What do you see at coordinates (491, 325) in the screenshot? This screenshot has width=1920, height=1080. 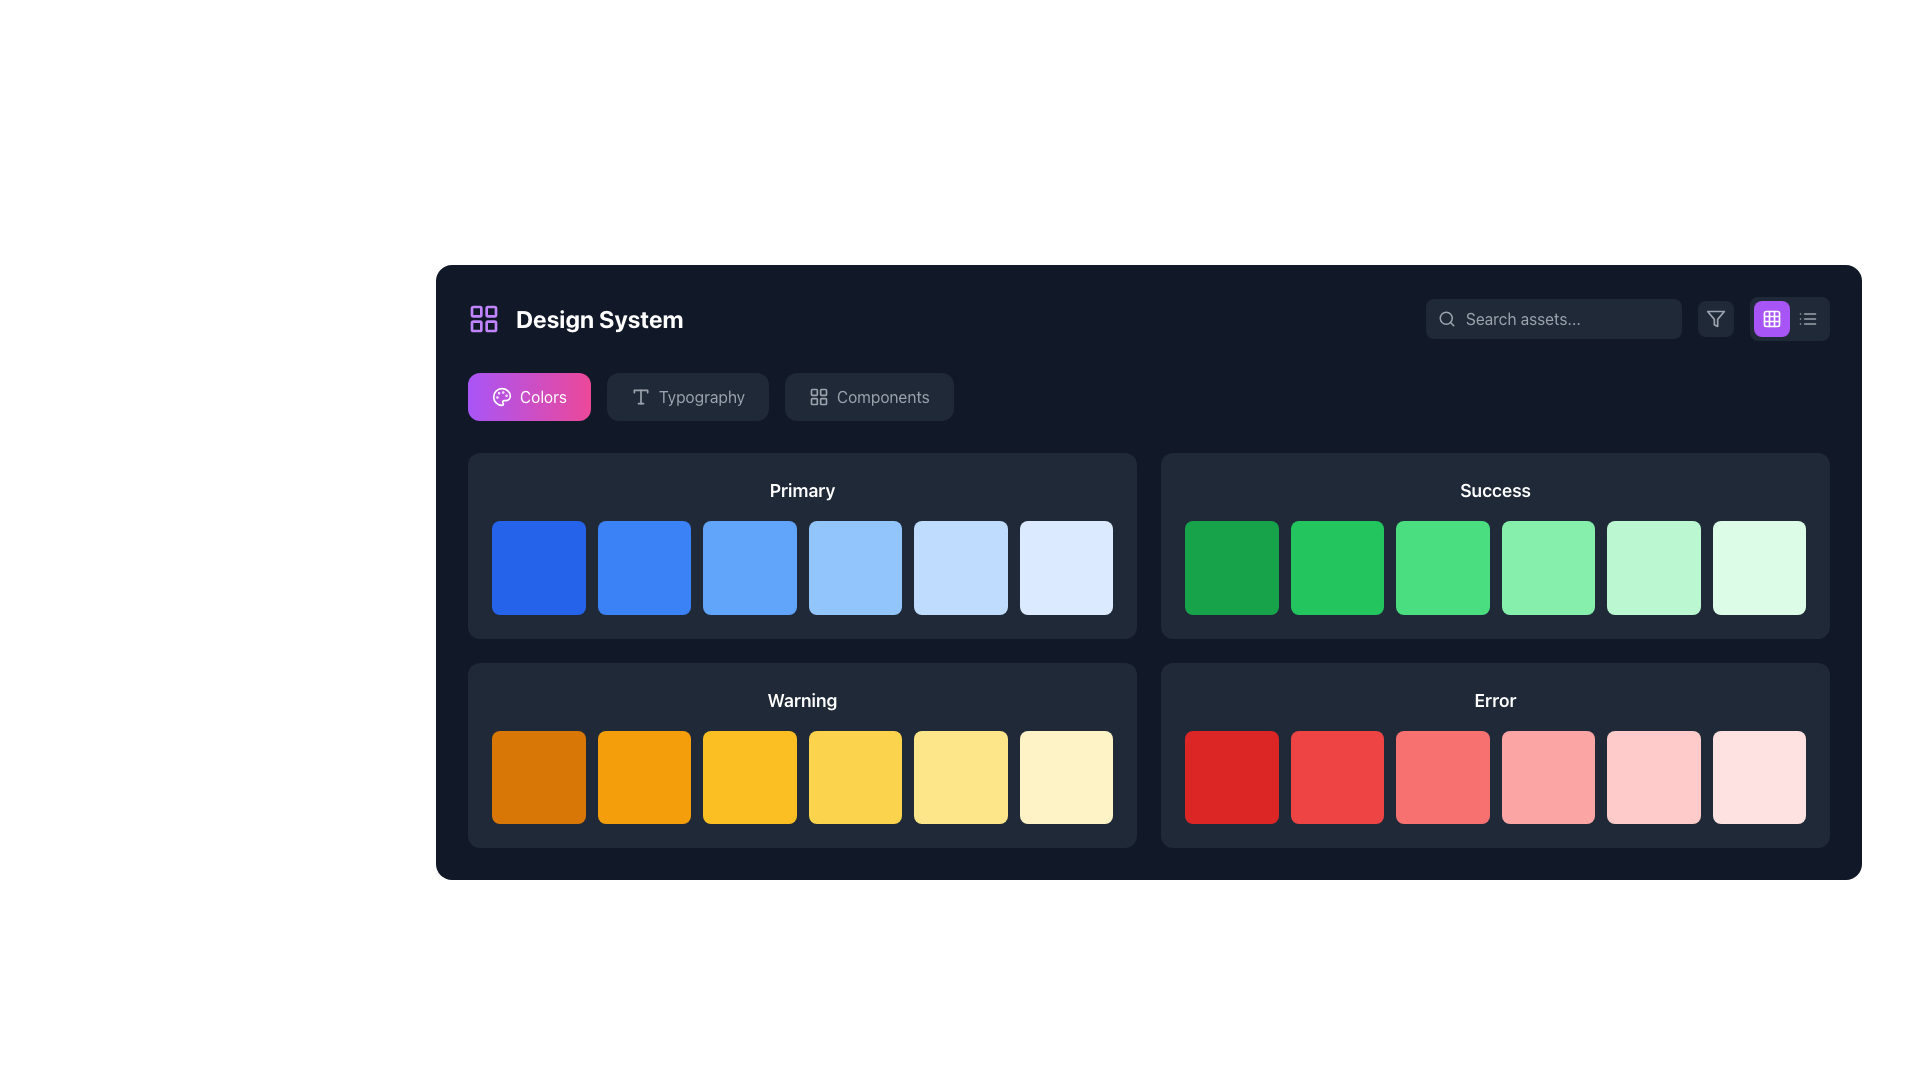 I see `the third square in the bottom-right corner of the grid-shaped icon used for navigation` at bounding box center [491, 325].